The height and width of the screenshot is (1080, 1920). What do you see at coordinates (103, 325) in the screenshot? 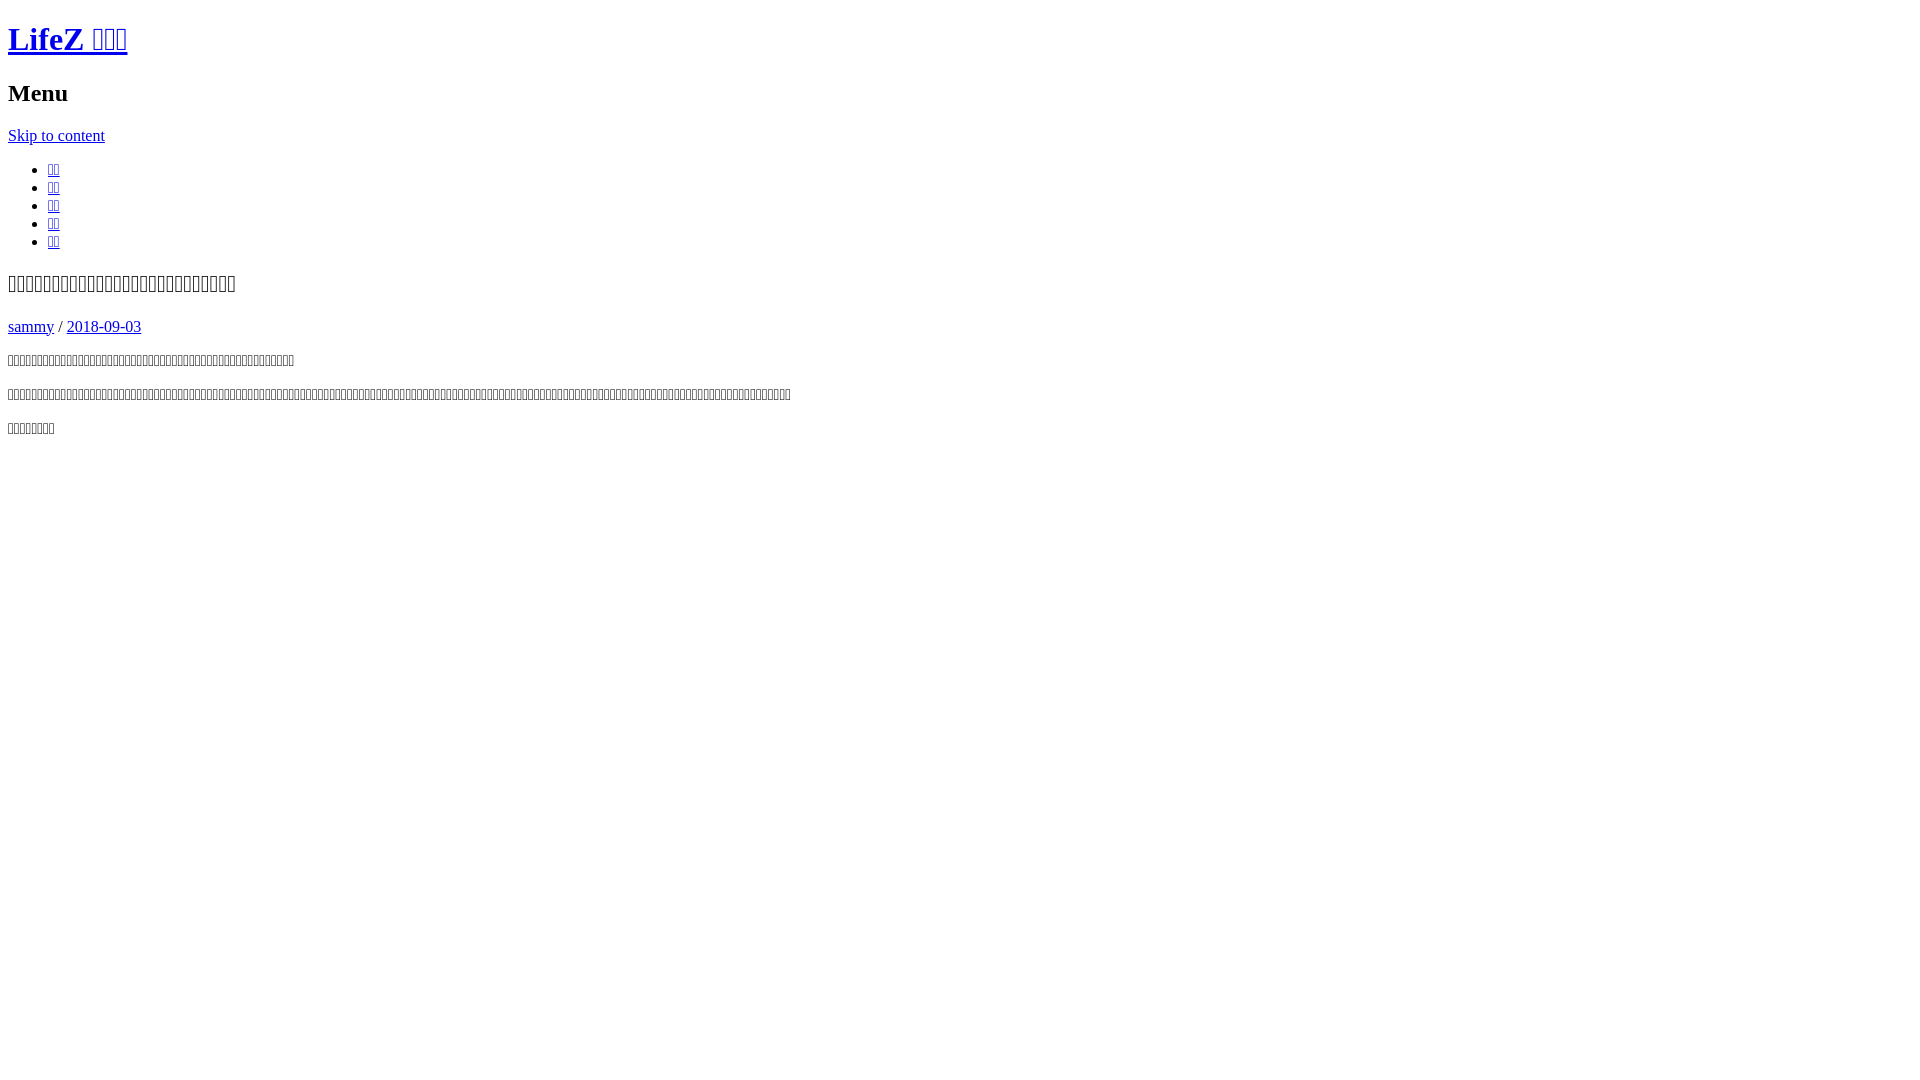
I see `'2018-09-03'` at bounding box center [103, 325].